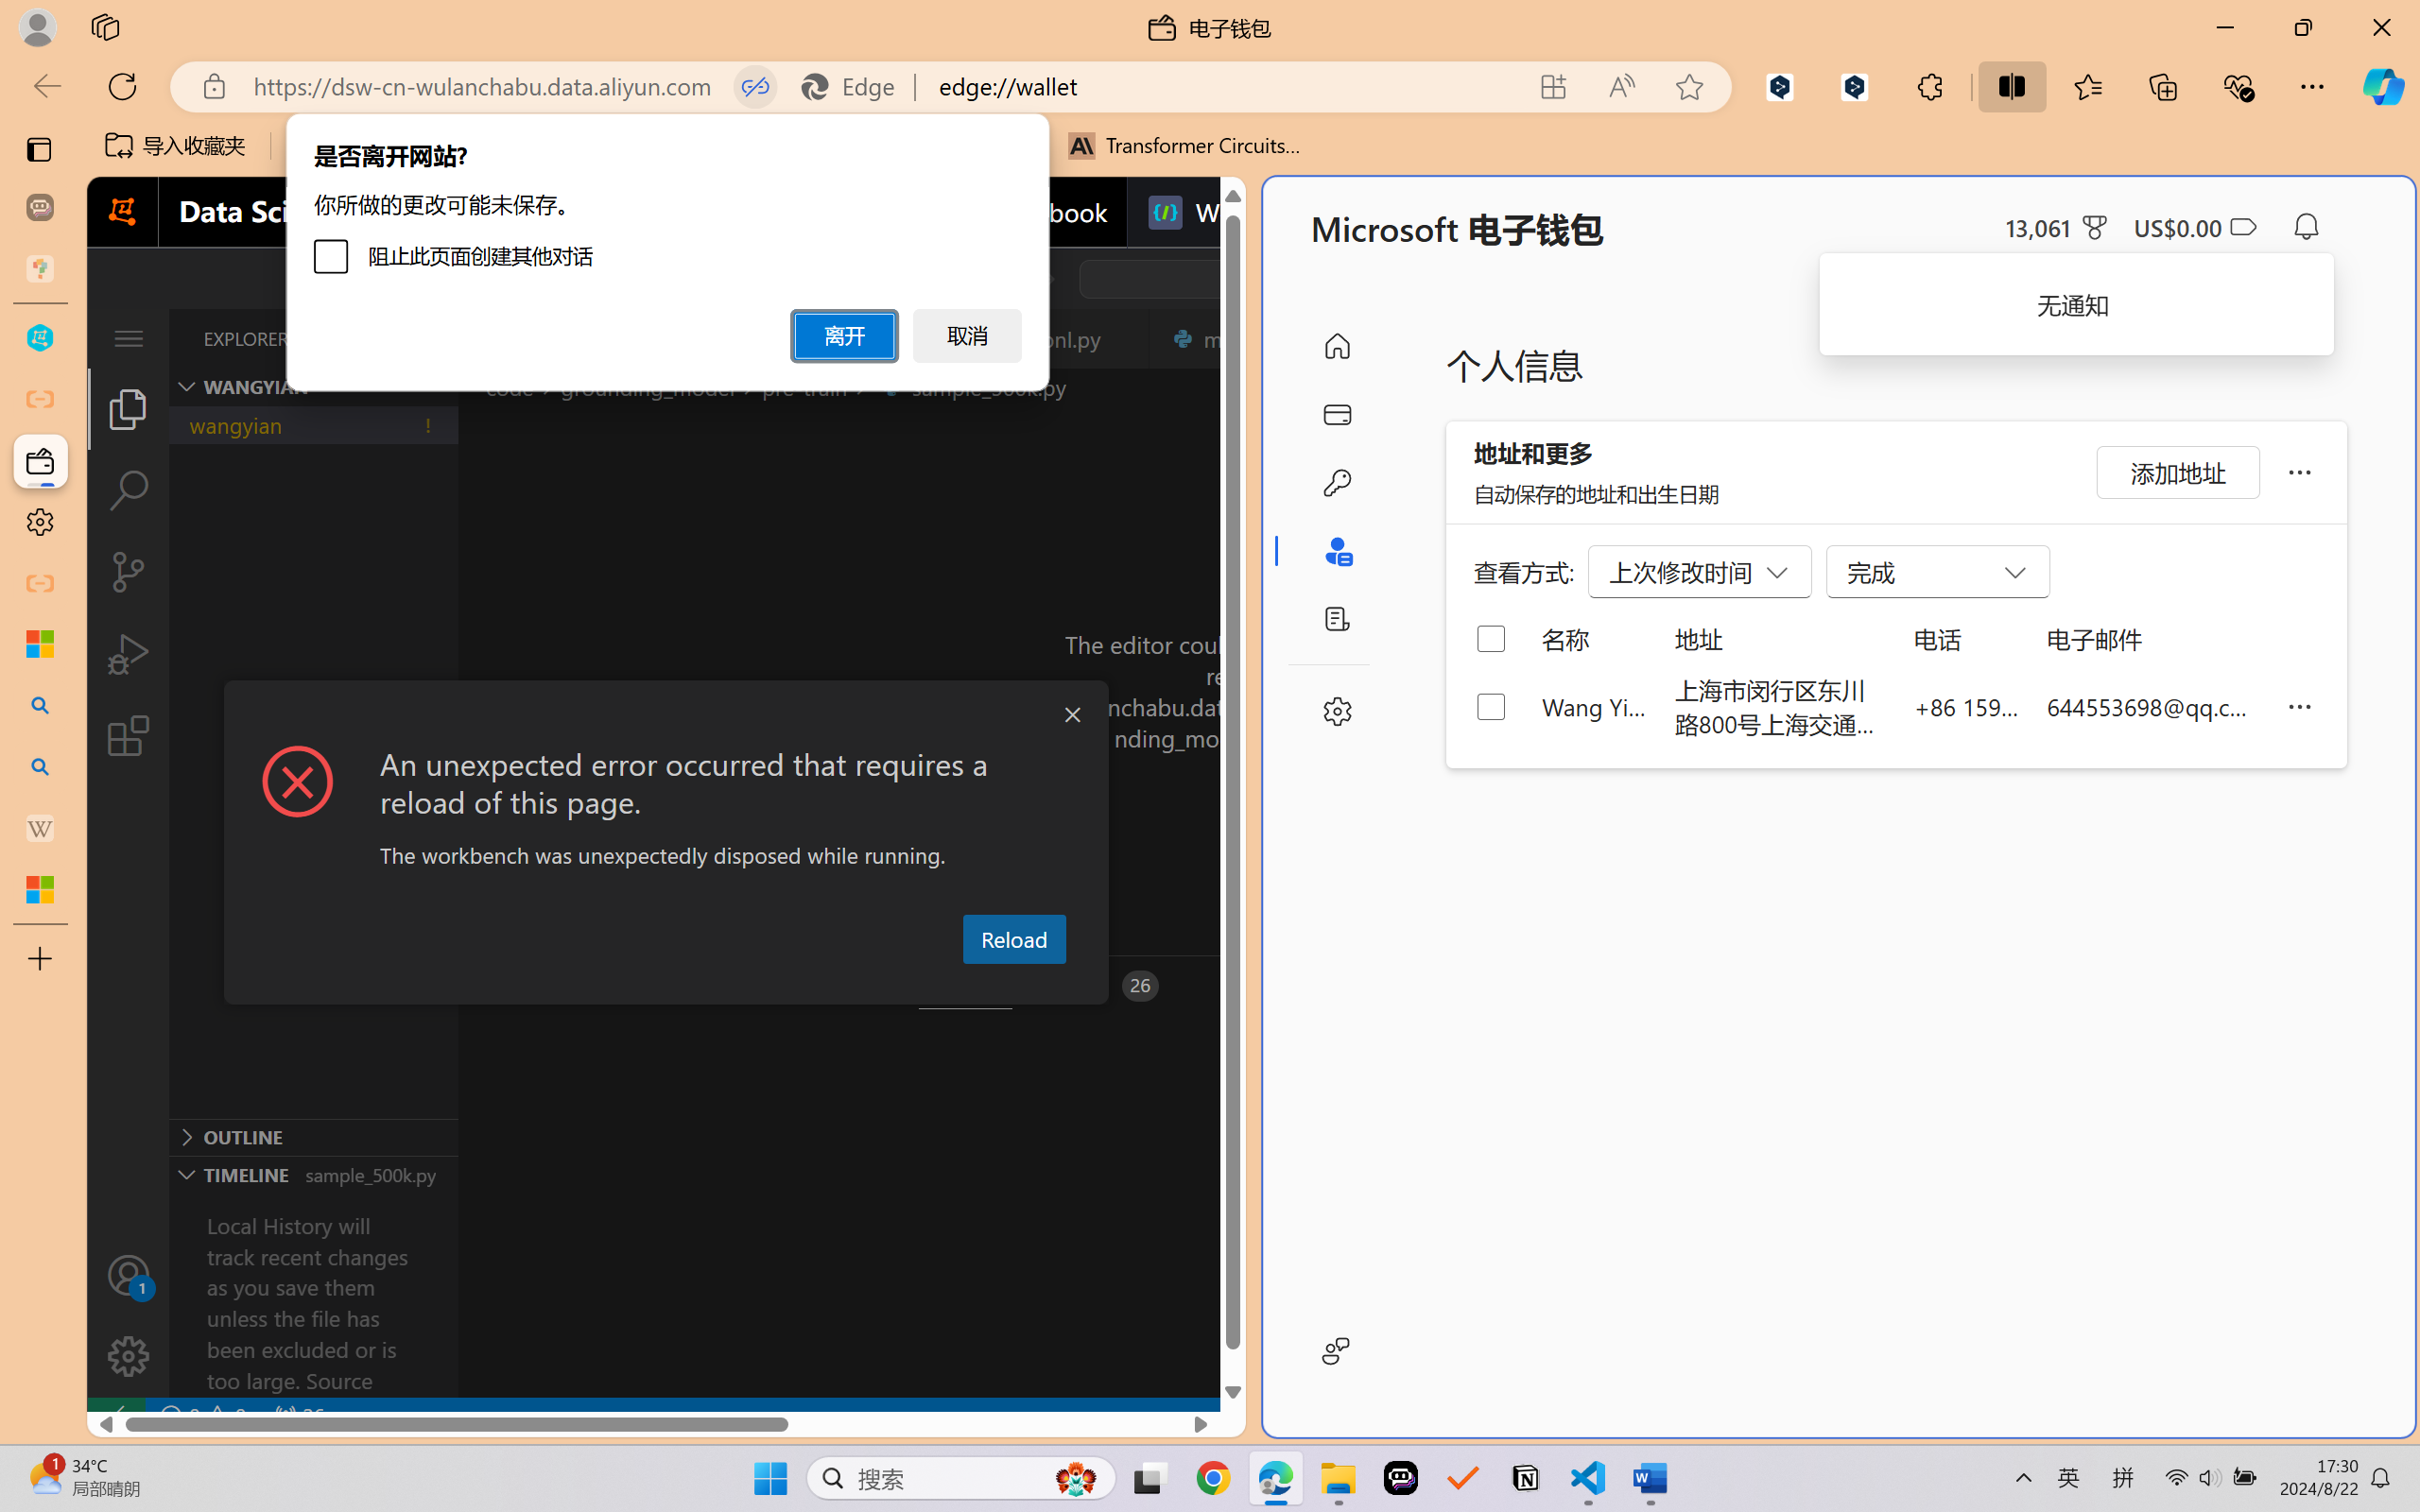 The image size is (2420, 1512). Describe the element at coordinates (127, 572) in the screenshot. I see `'Source Control (Ctrl+Shift+G)'` at that location.